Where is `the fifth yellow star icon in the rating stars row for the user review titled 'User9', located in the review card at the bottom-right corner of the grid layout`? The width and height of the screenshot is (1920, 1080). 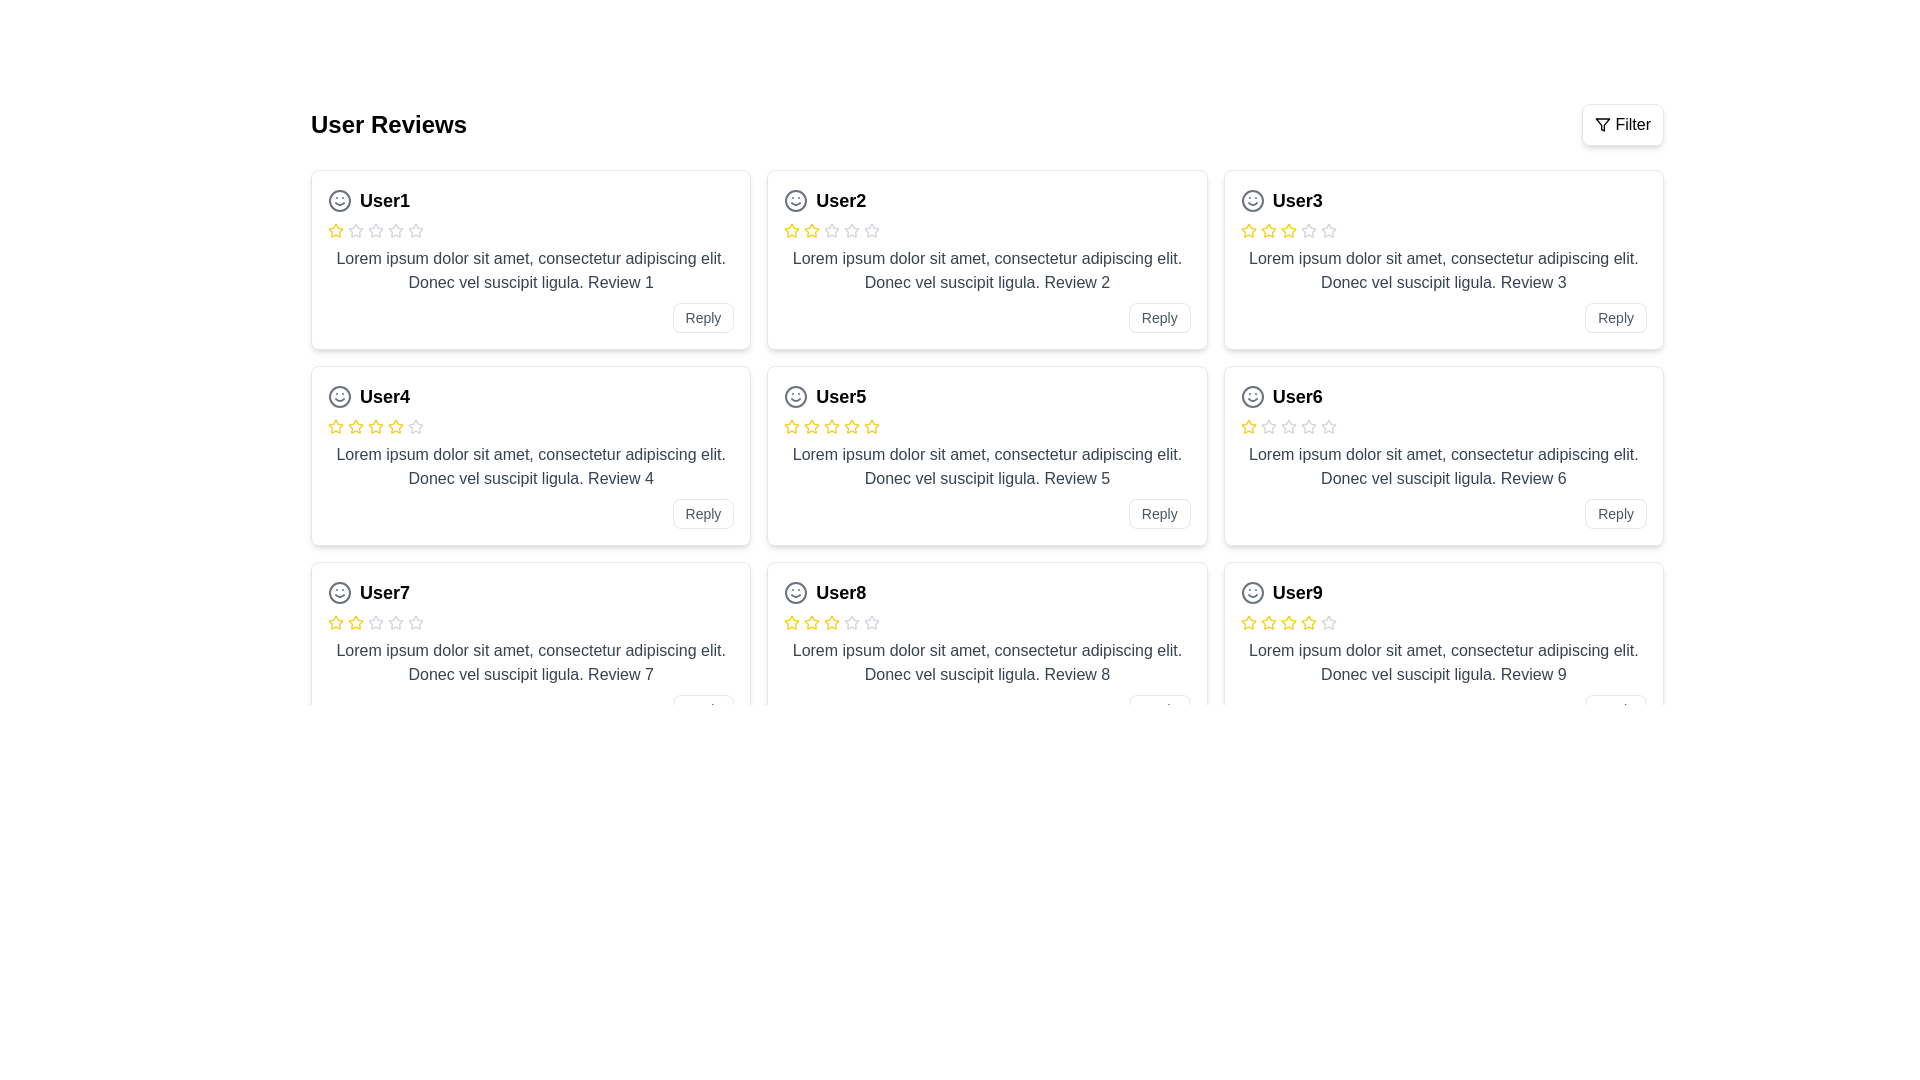 the fifth yellow star icon in the rating stars row for the user review titled 'User9', located in the review card at the bottom-right corner of the grid layout is located at coordinates (1308, 621).